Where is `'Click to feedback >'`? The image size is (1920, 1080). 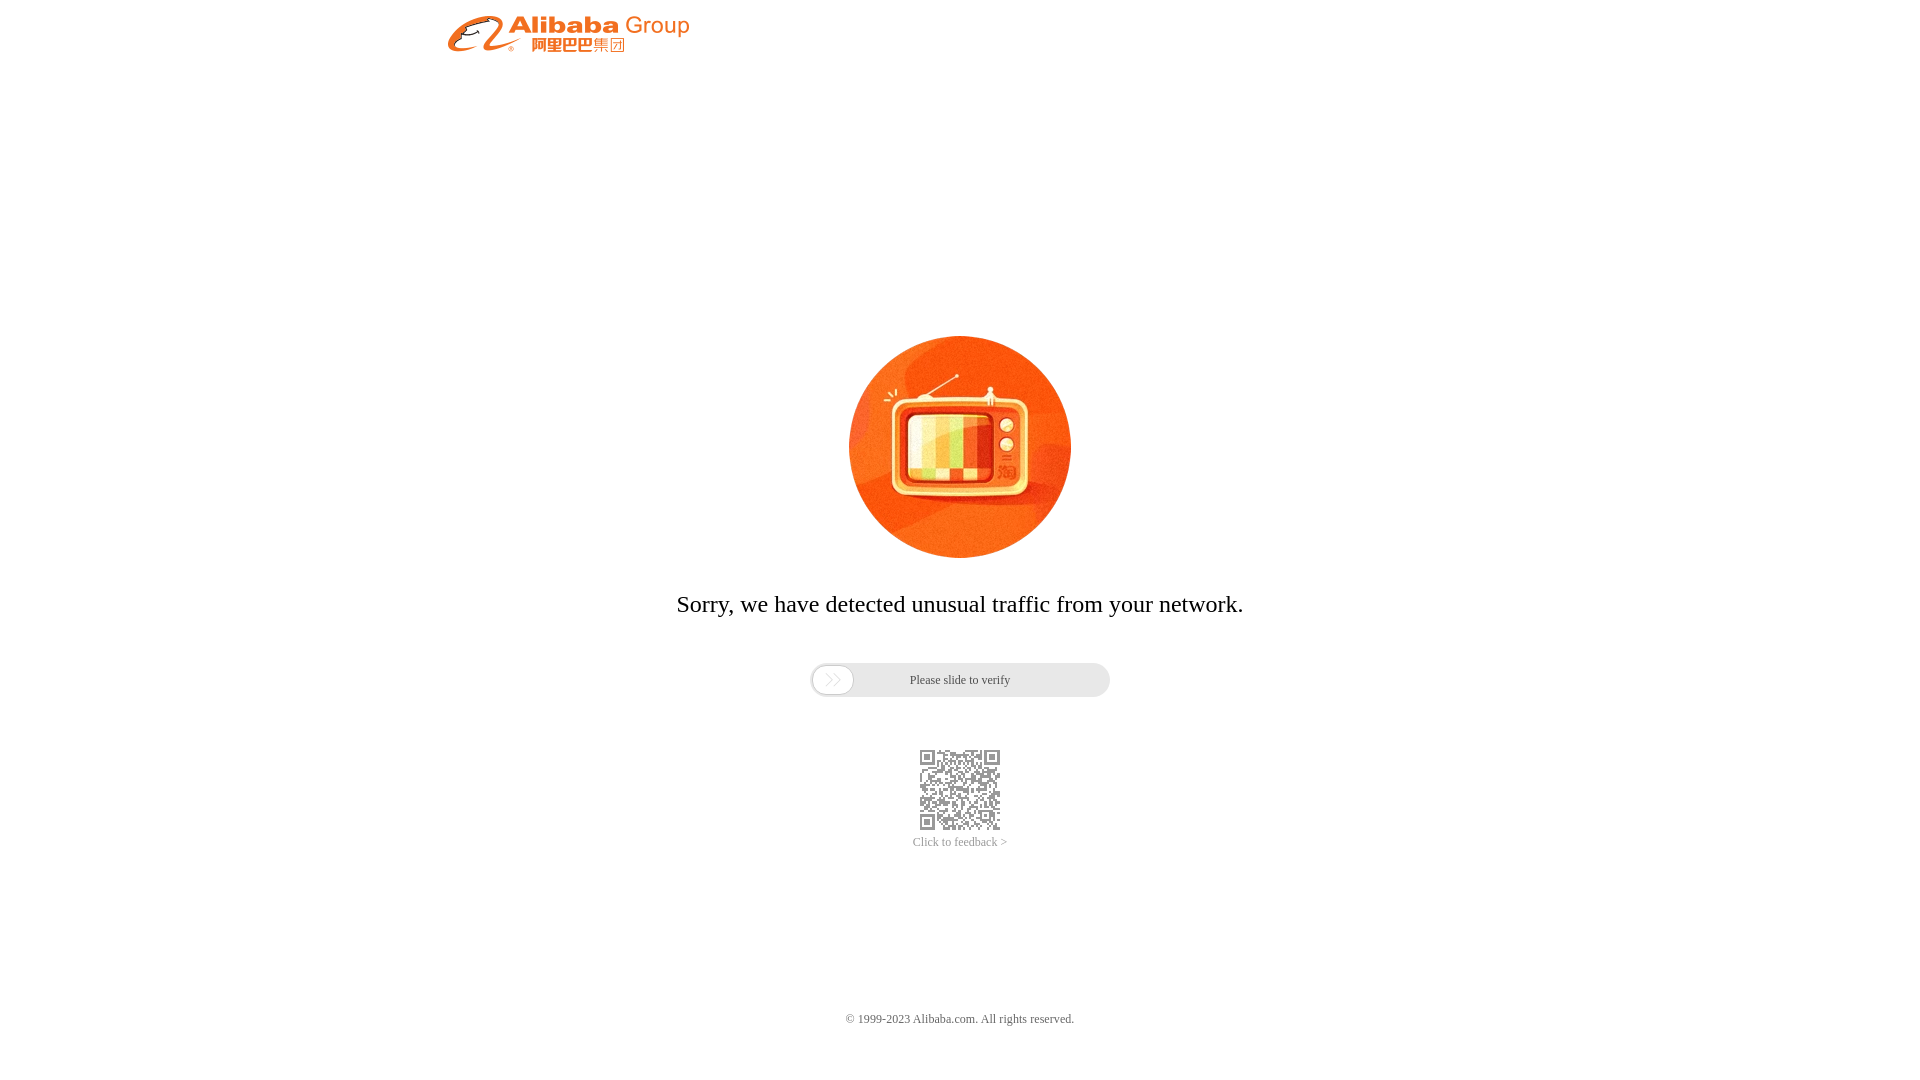 'Click to feedback >' is located at coordinates (911, 842).